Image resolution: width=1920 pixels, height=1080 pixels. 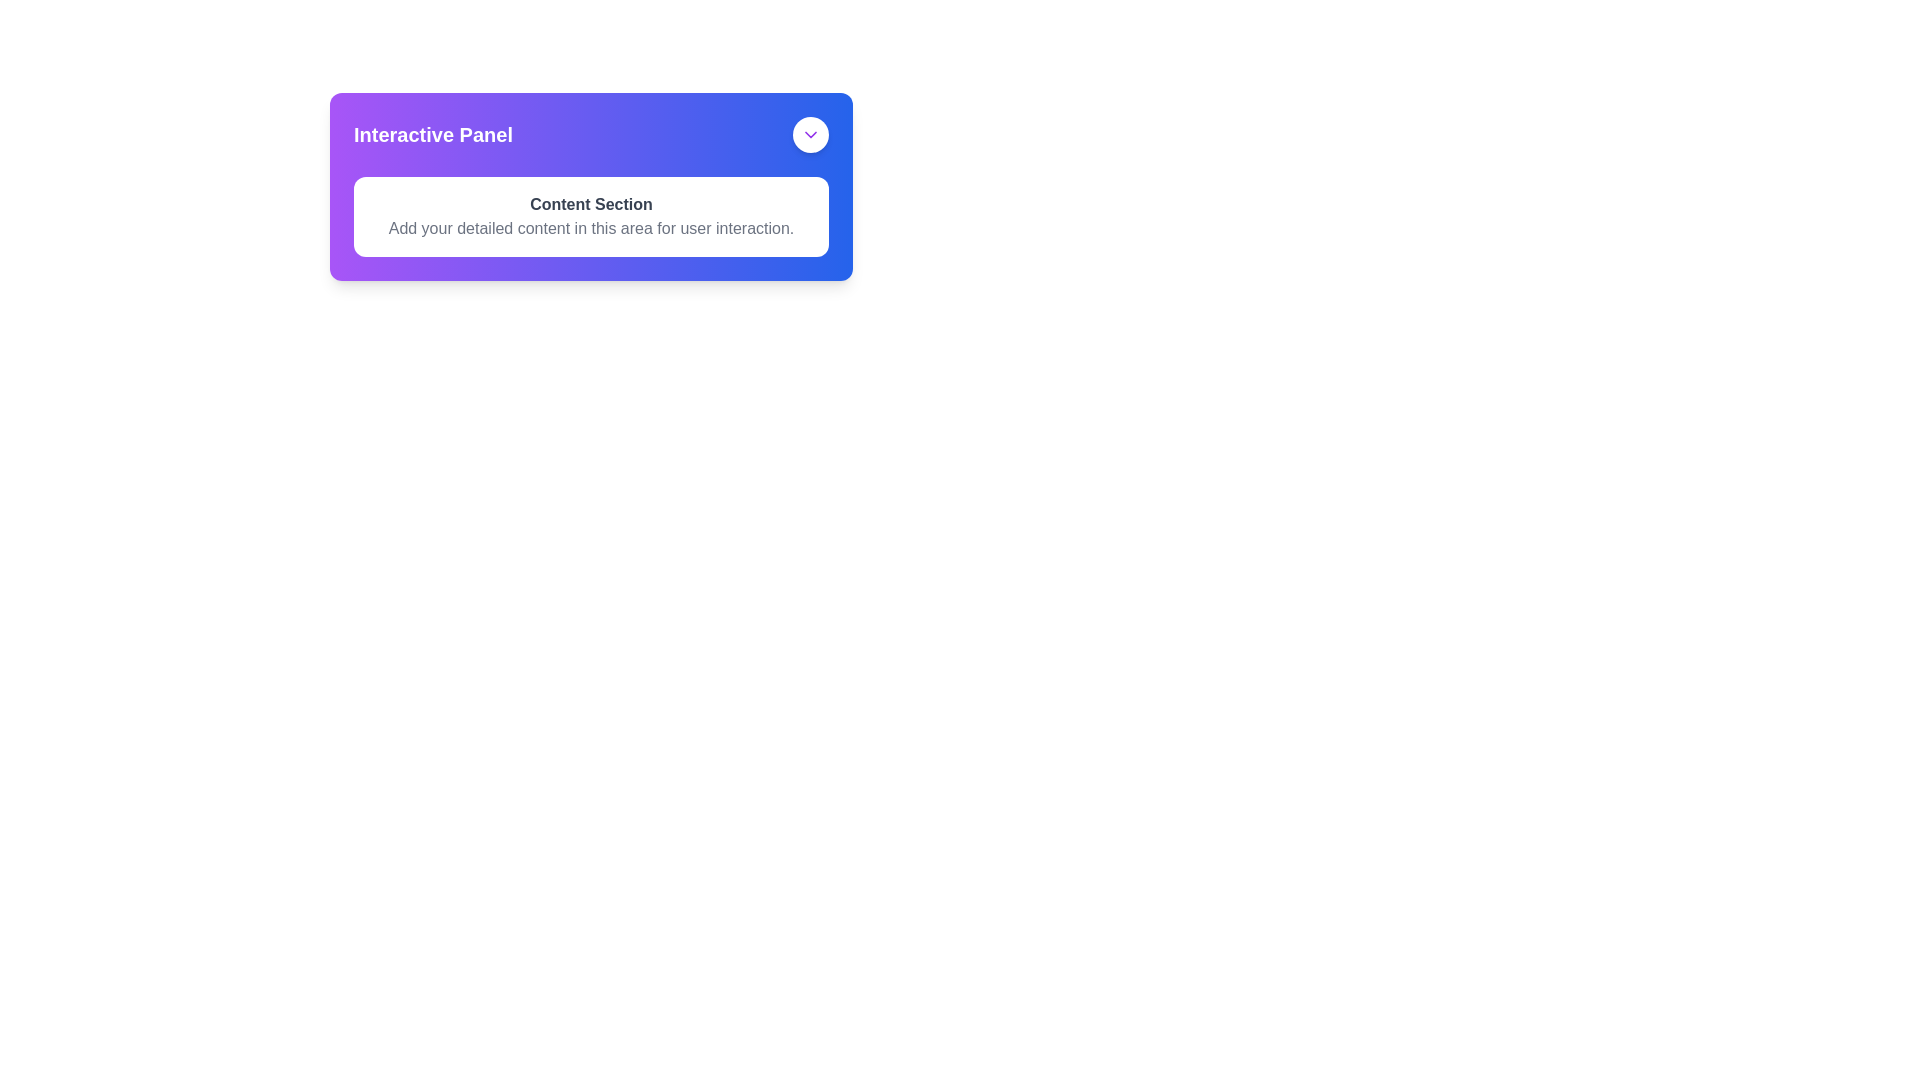 I want to click on the static content card with a white background and rounded corners that contains the text 'Content Section' prominently displayed in gray font, so click(x=590, y=216).